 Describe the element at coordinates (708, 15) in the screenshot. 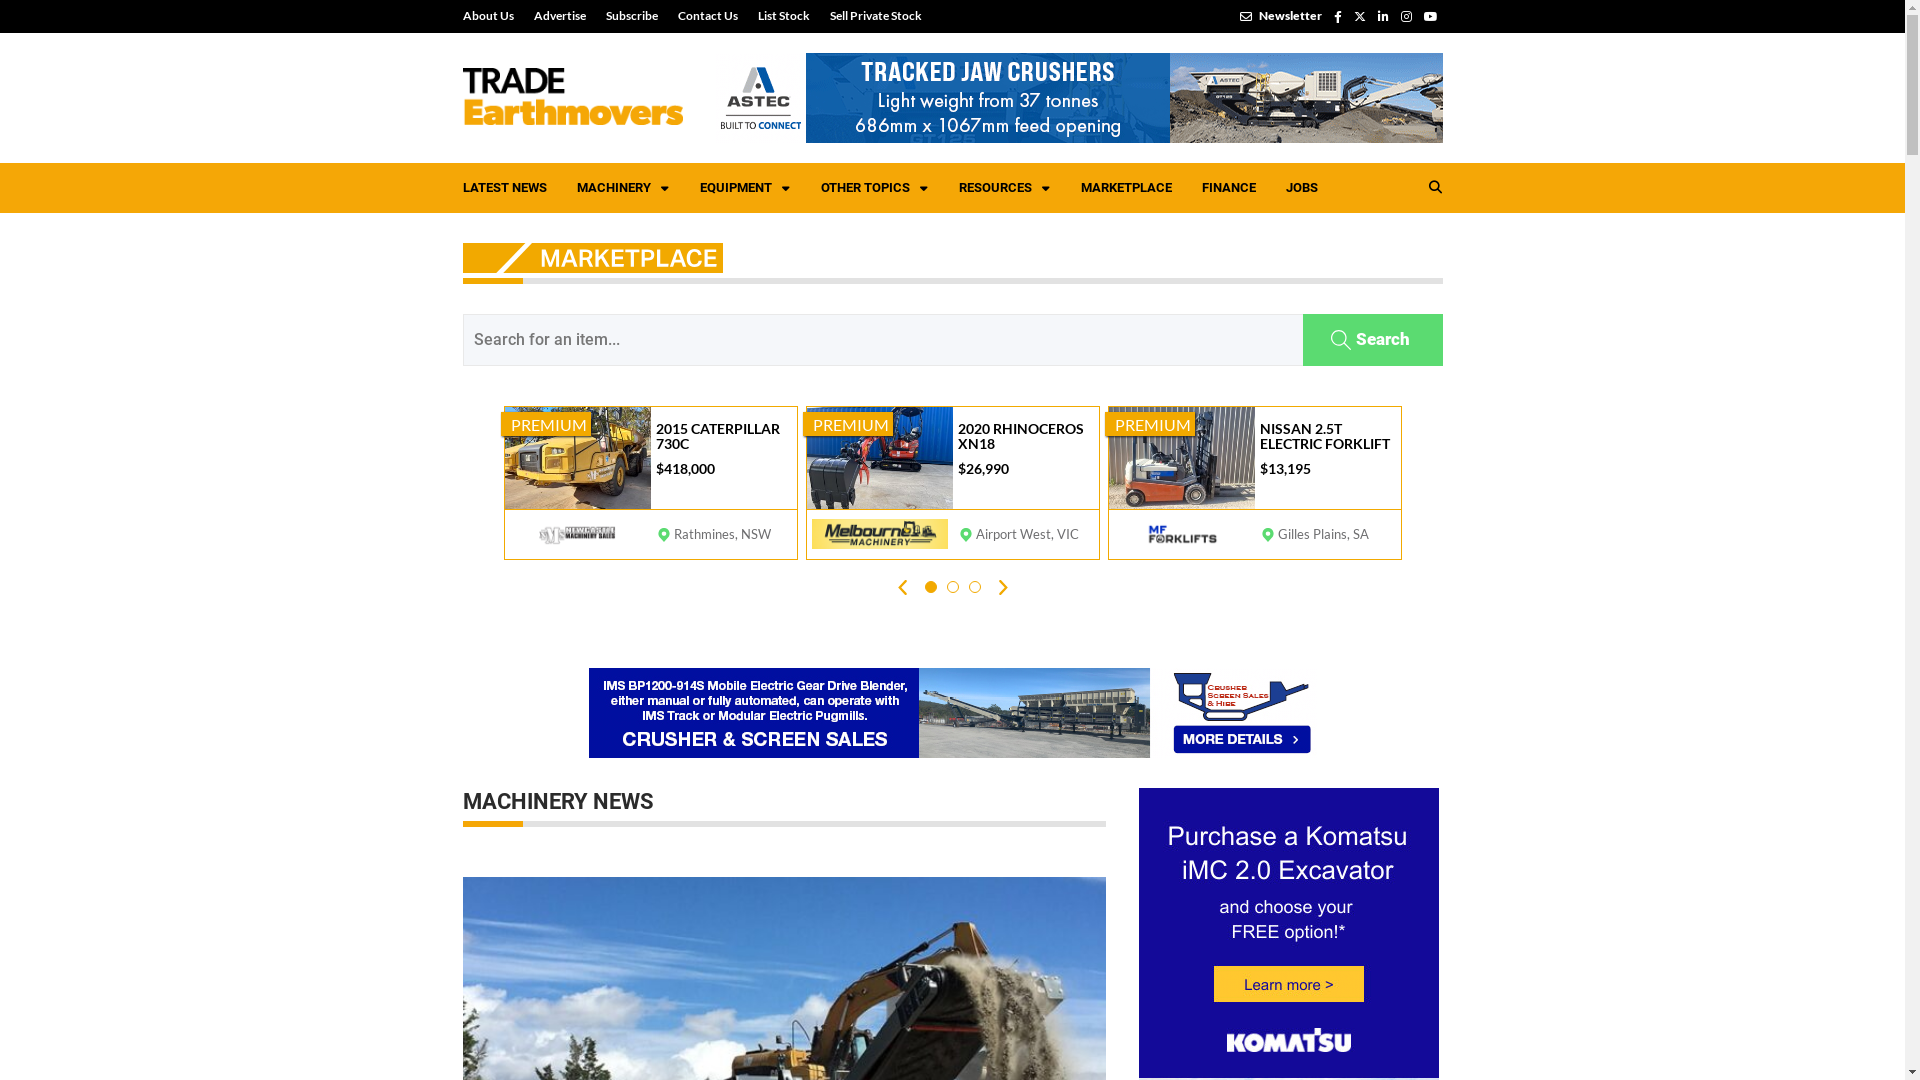

I see `'Contact Us'` at that location.